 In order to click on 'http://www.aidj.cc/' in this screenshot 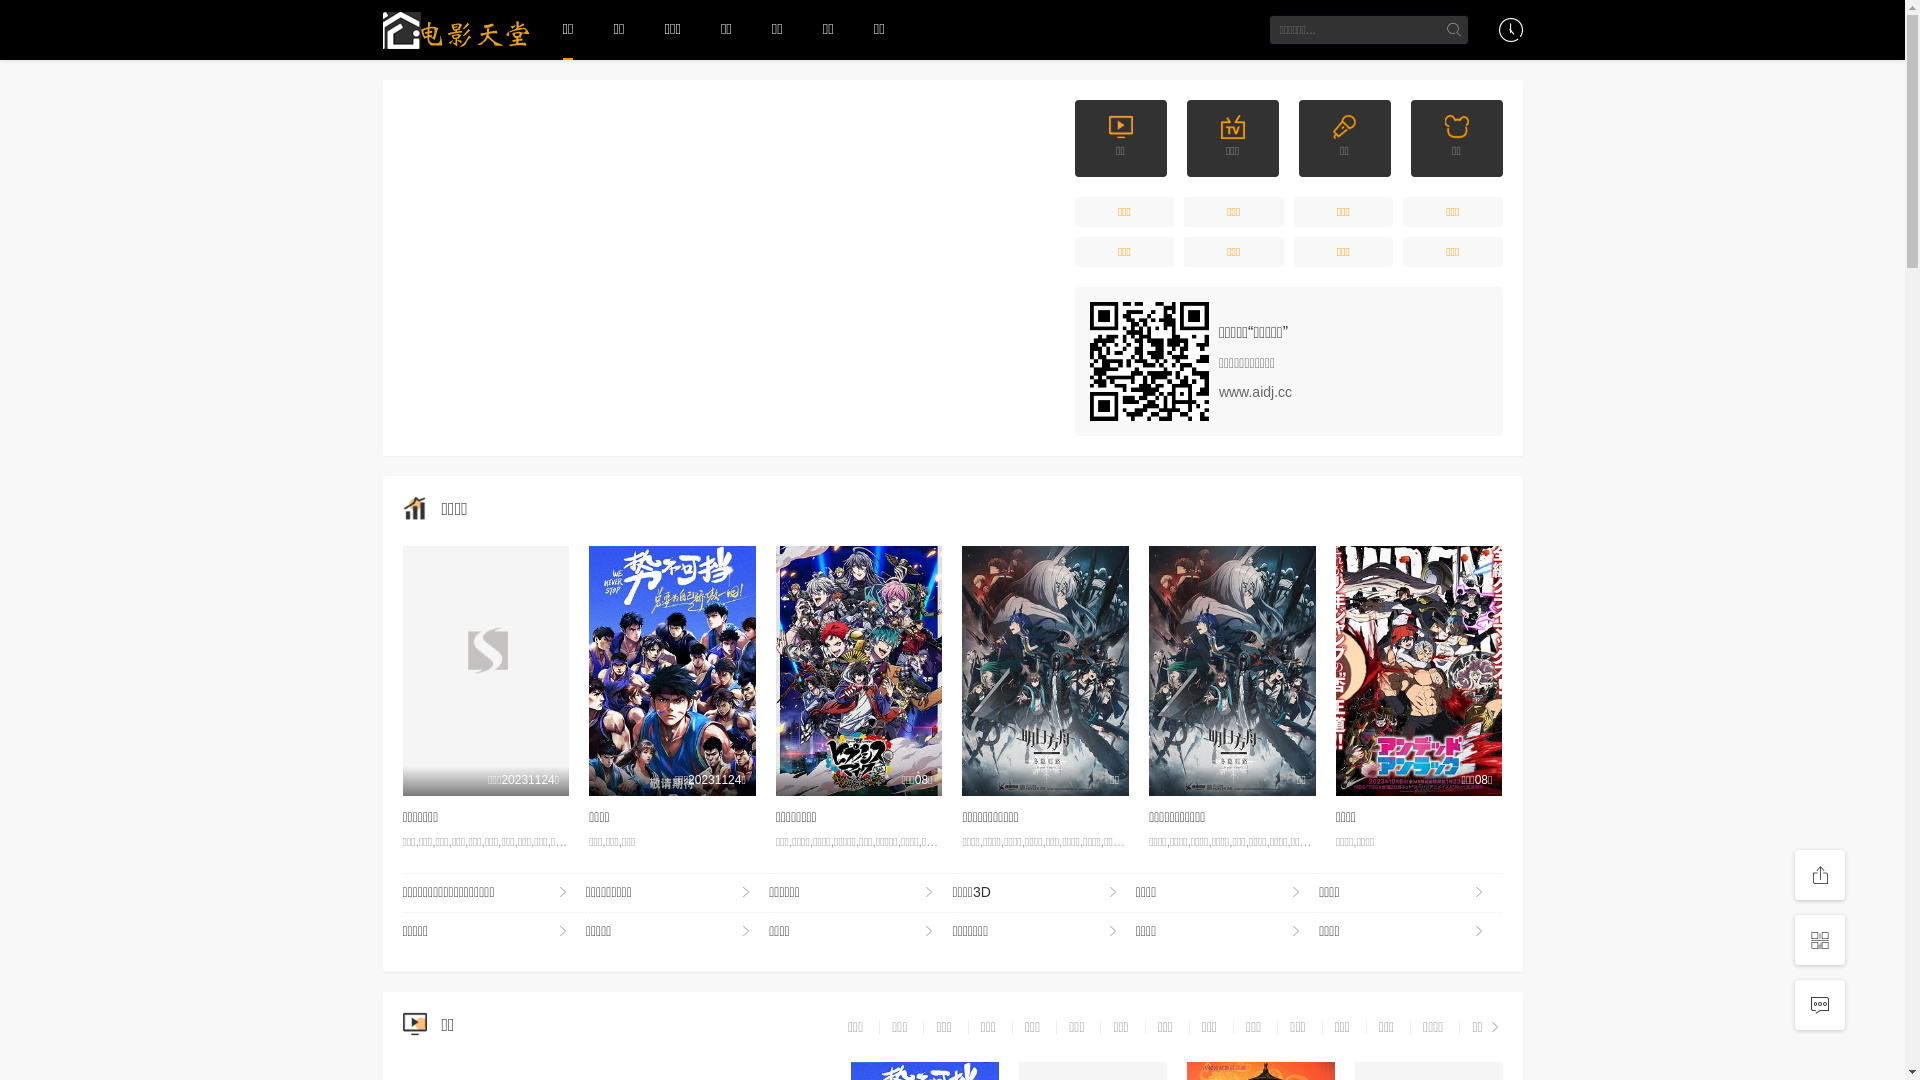, I will do `click(1149, 361)`.